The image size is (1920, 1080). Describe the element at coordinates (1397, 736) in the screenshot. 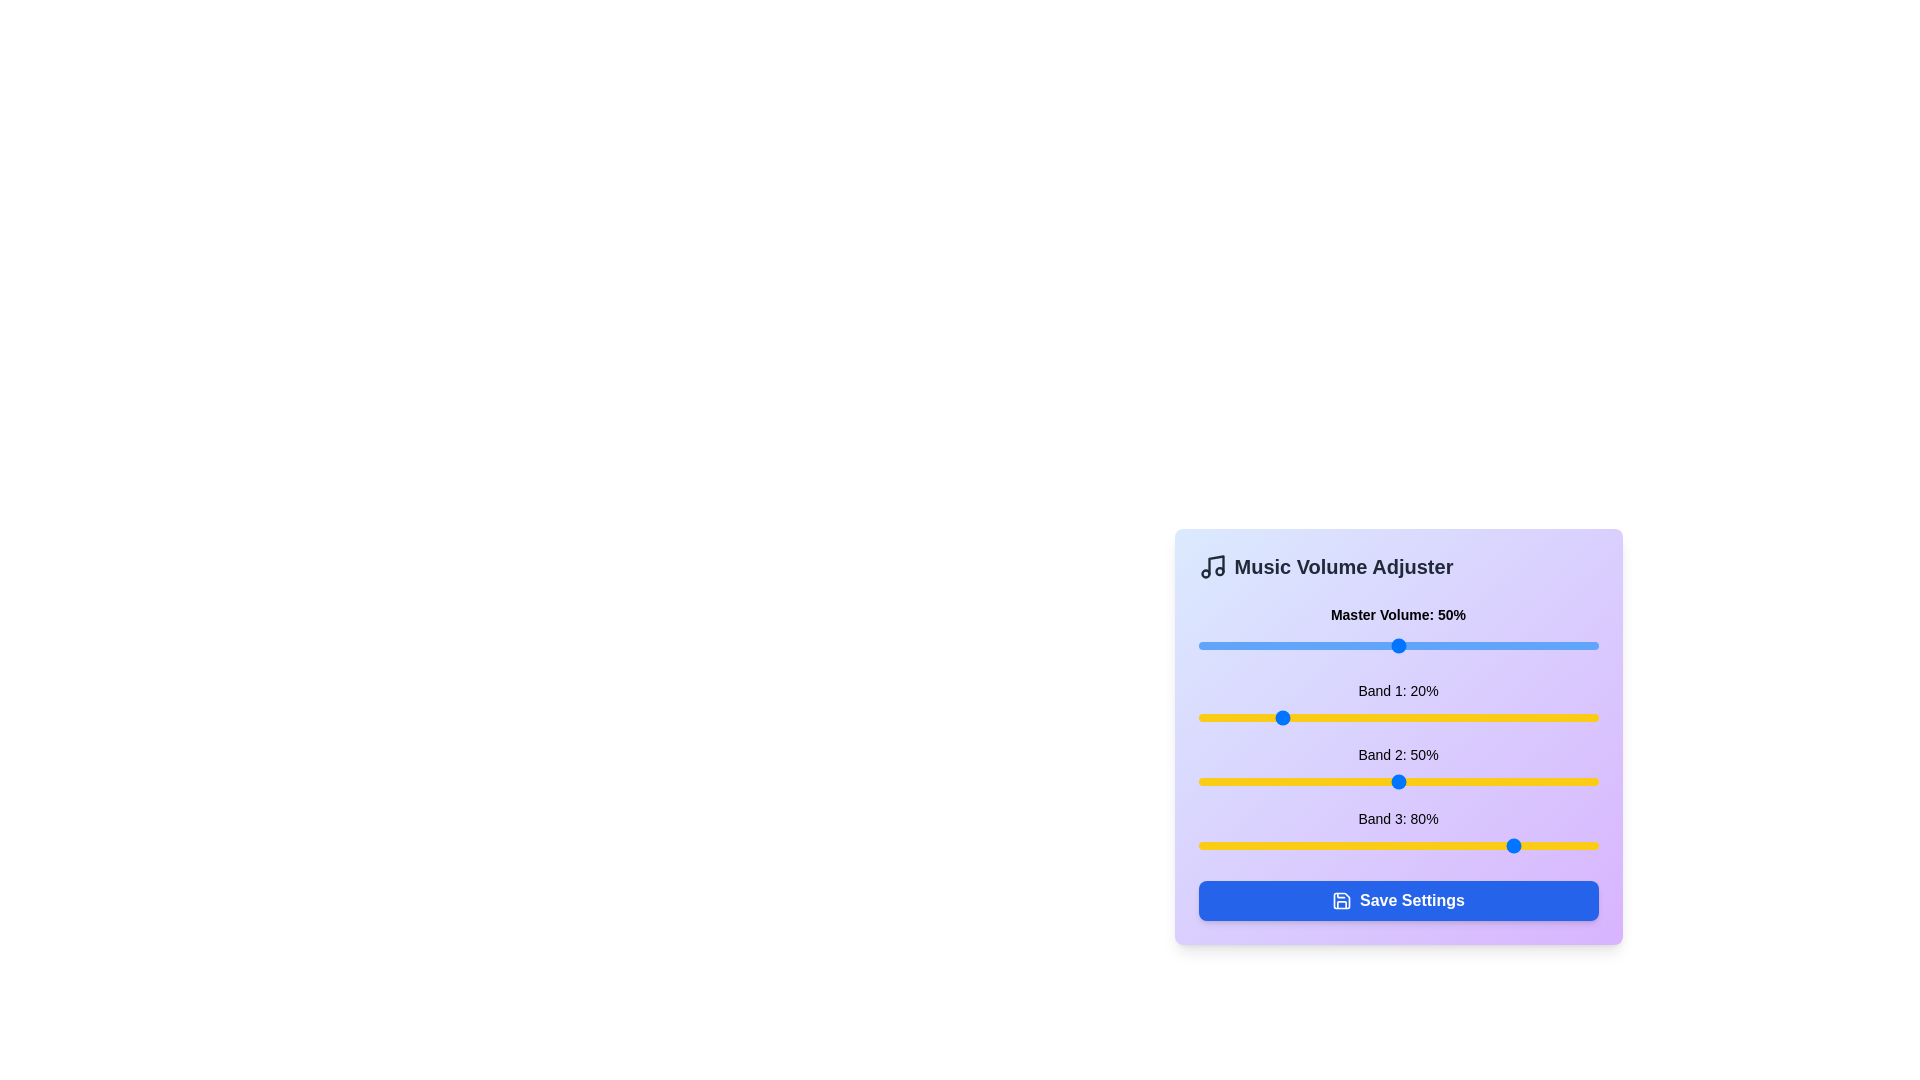

I see `and drag the sliders on the Control panel with slider inputs to adjust volume levels for Master Volume, Band 1, Band 2, and Band 3, which are located below the title 'Music Volume Adjuster'` at that location.